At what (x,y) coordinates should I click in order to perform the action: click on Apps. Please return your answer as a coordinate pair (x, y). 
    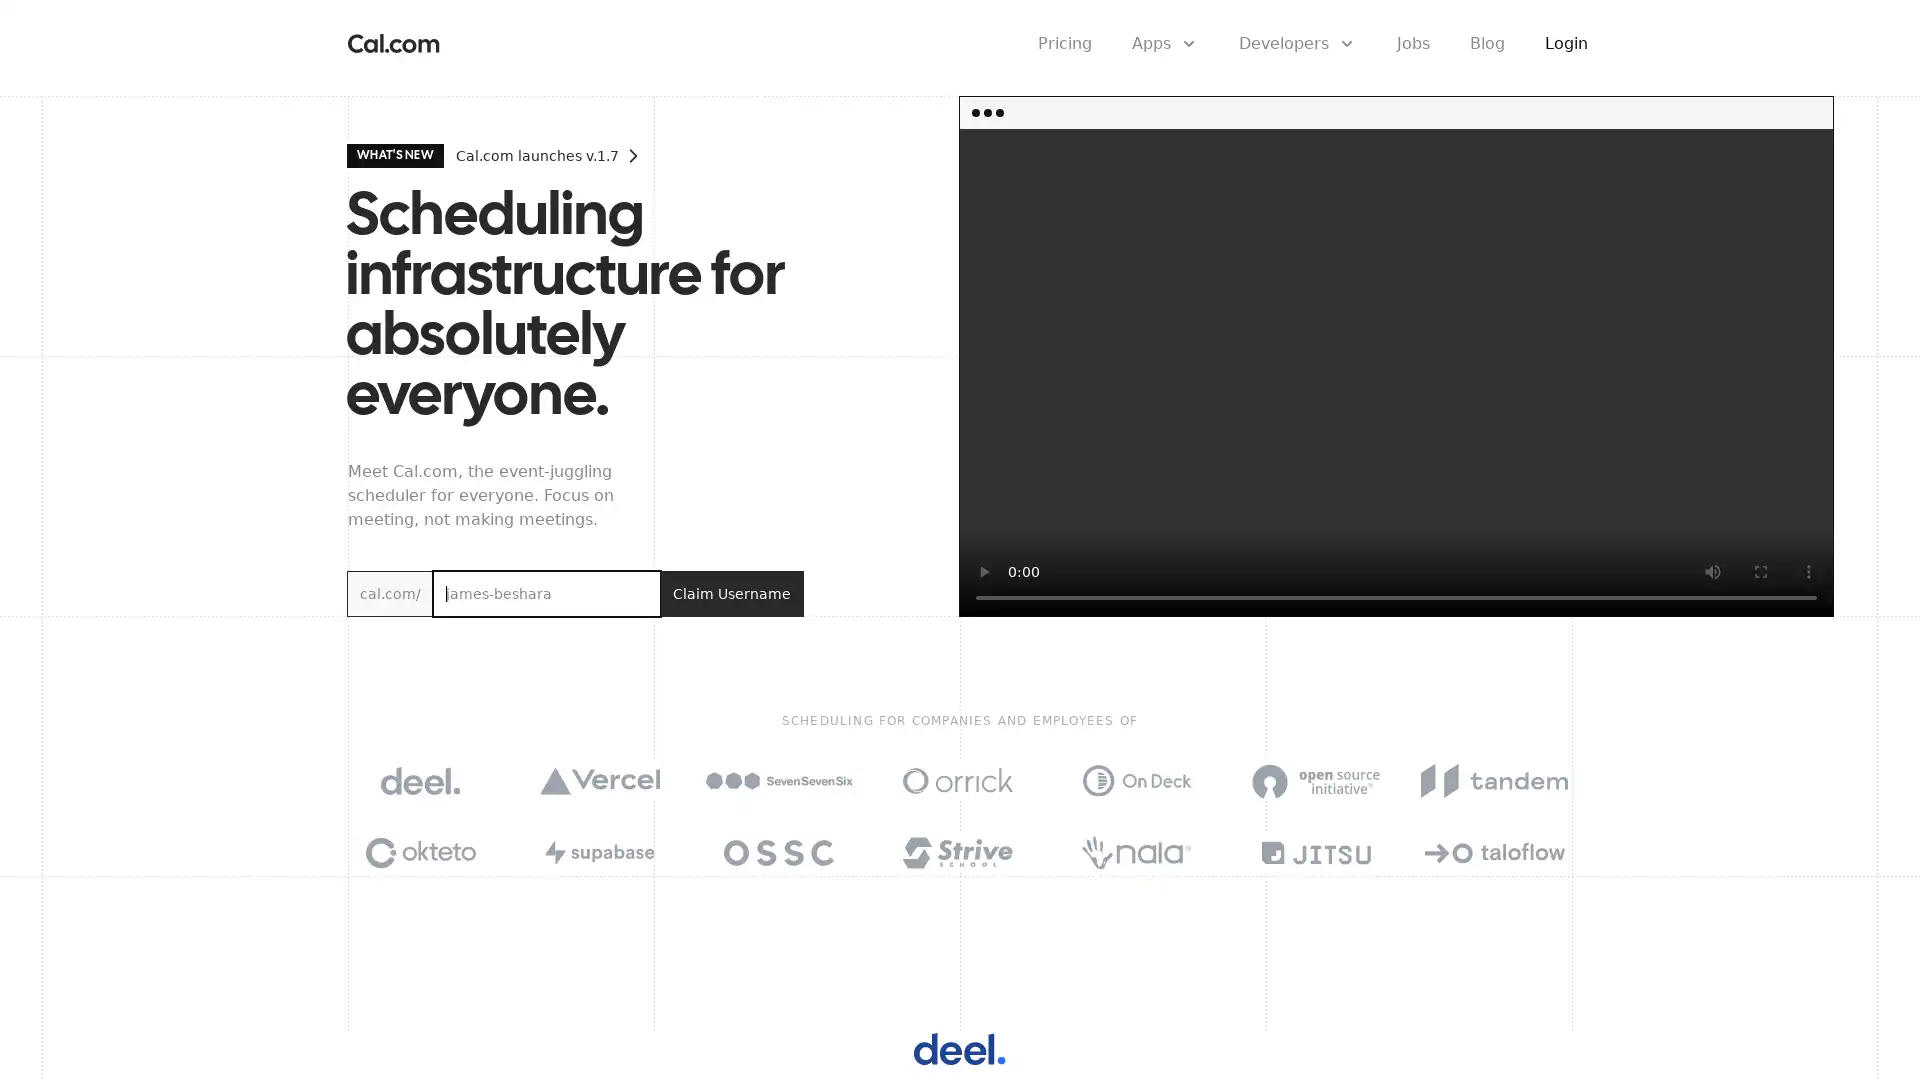
    Looking at the image, I should click on (1165, 43).